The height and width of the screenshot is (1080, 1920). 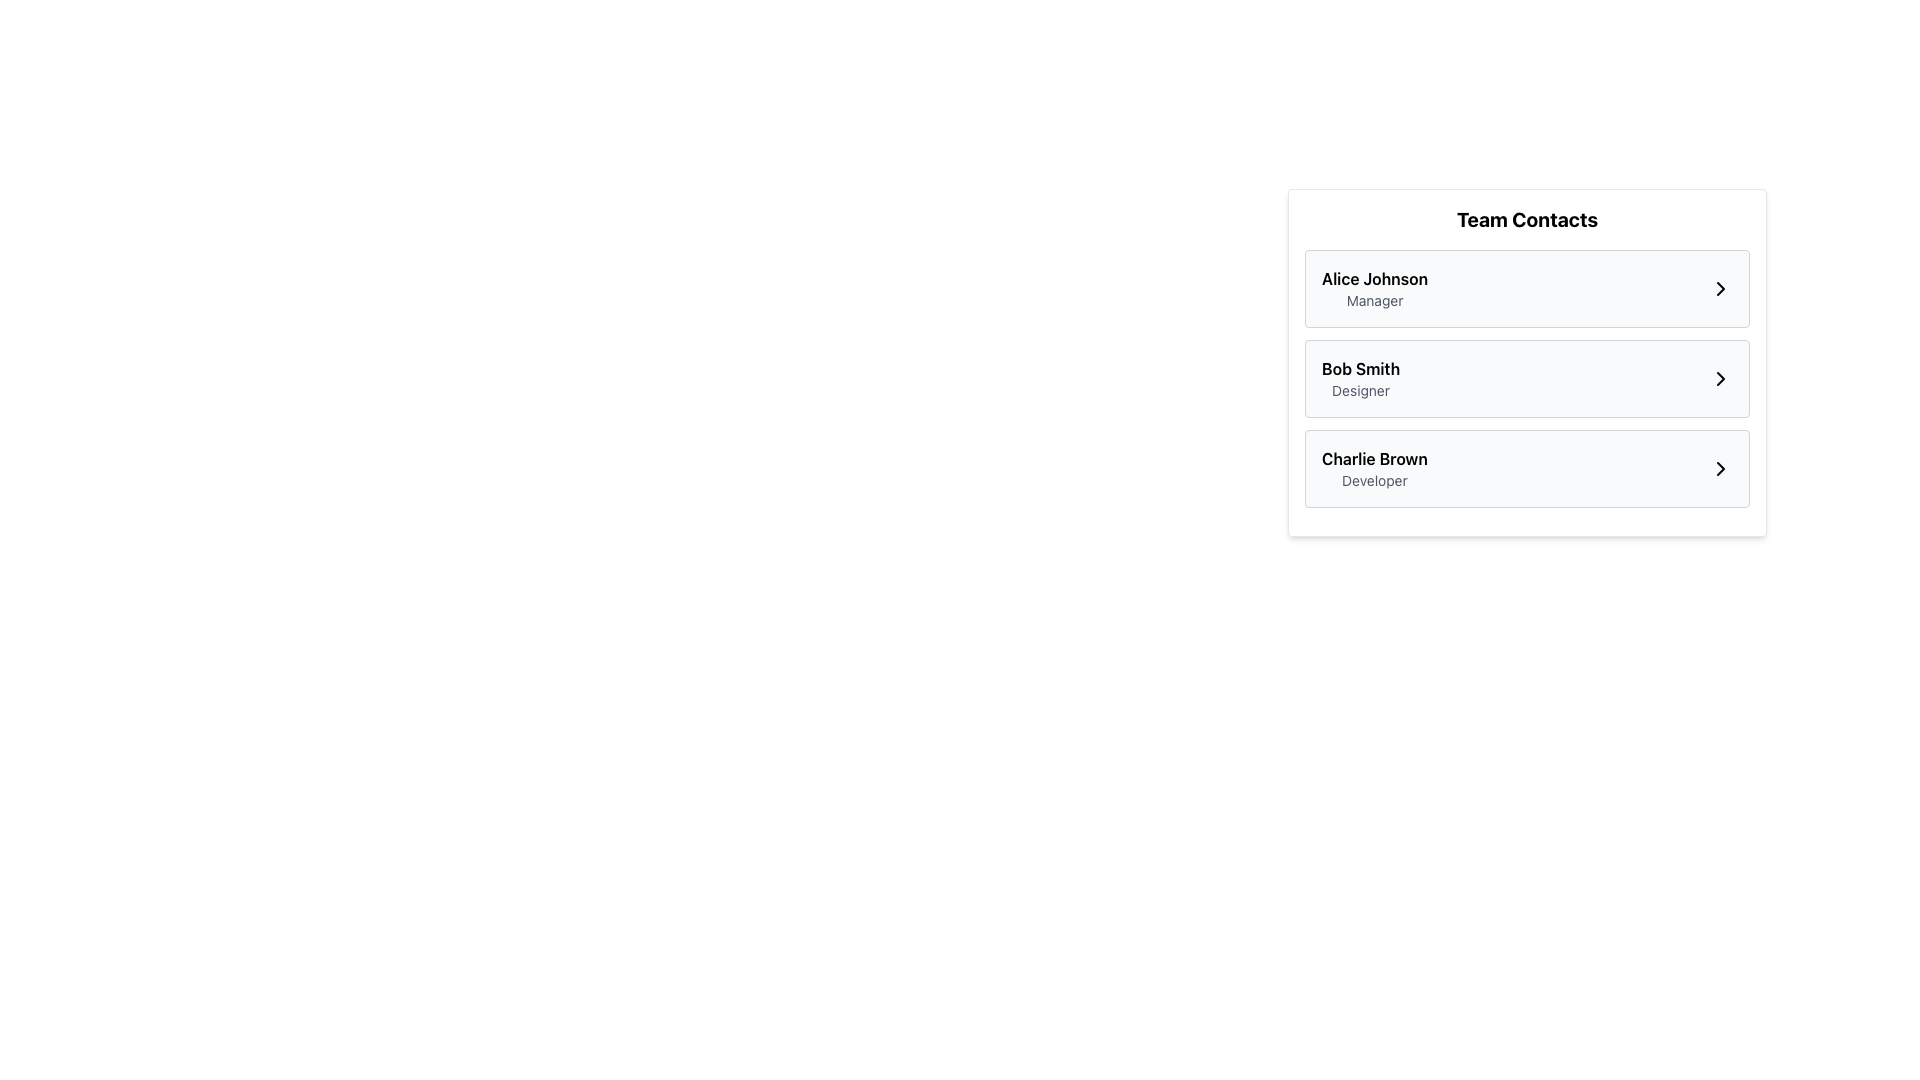 I want to click on the second contact entry in the 'Team Contacts' section, so click(x=1526, y=378).